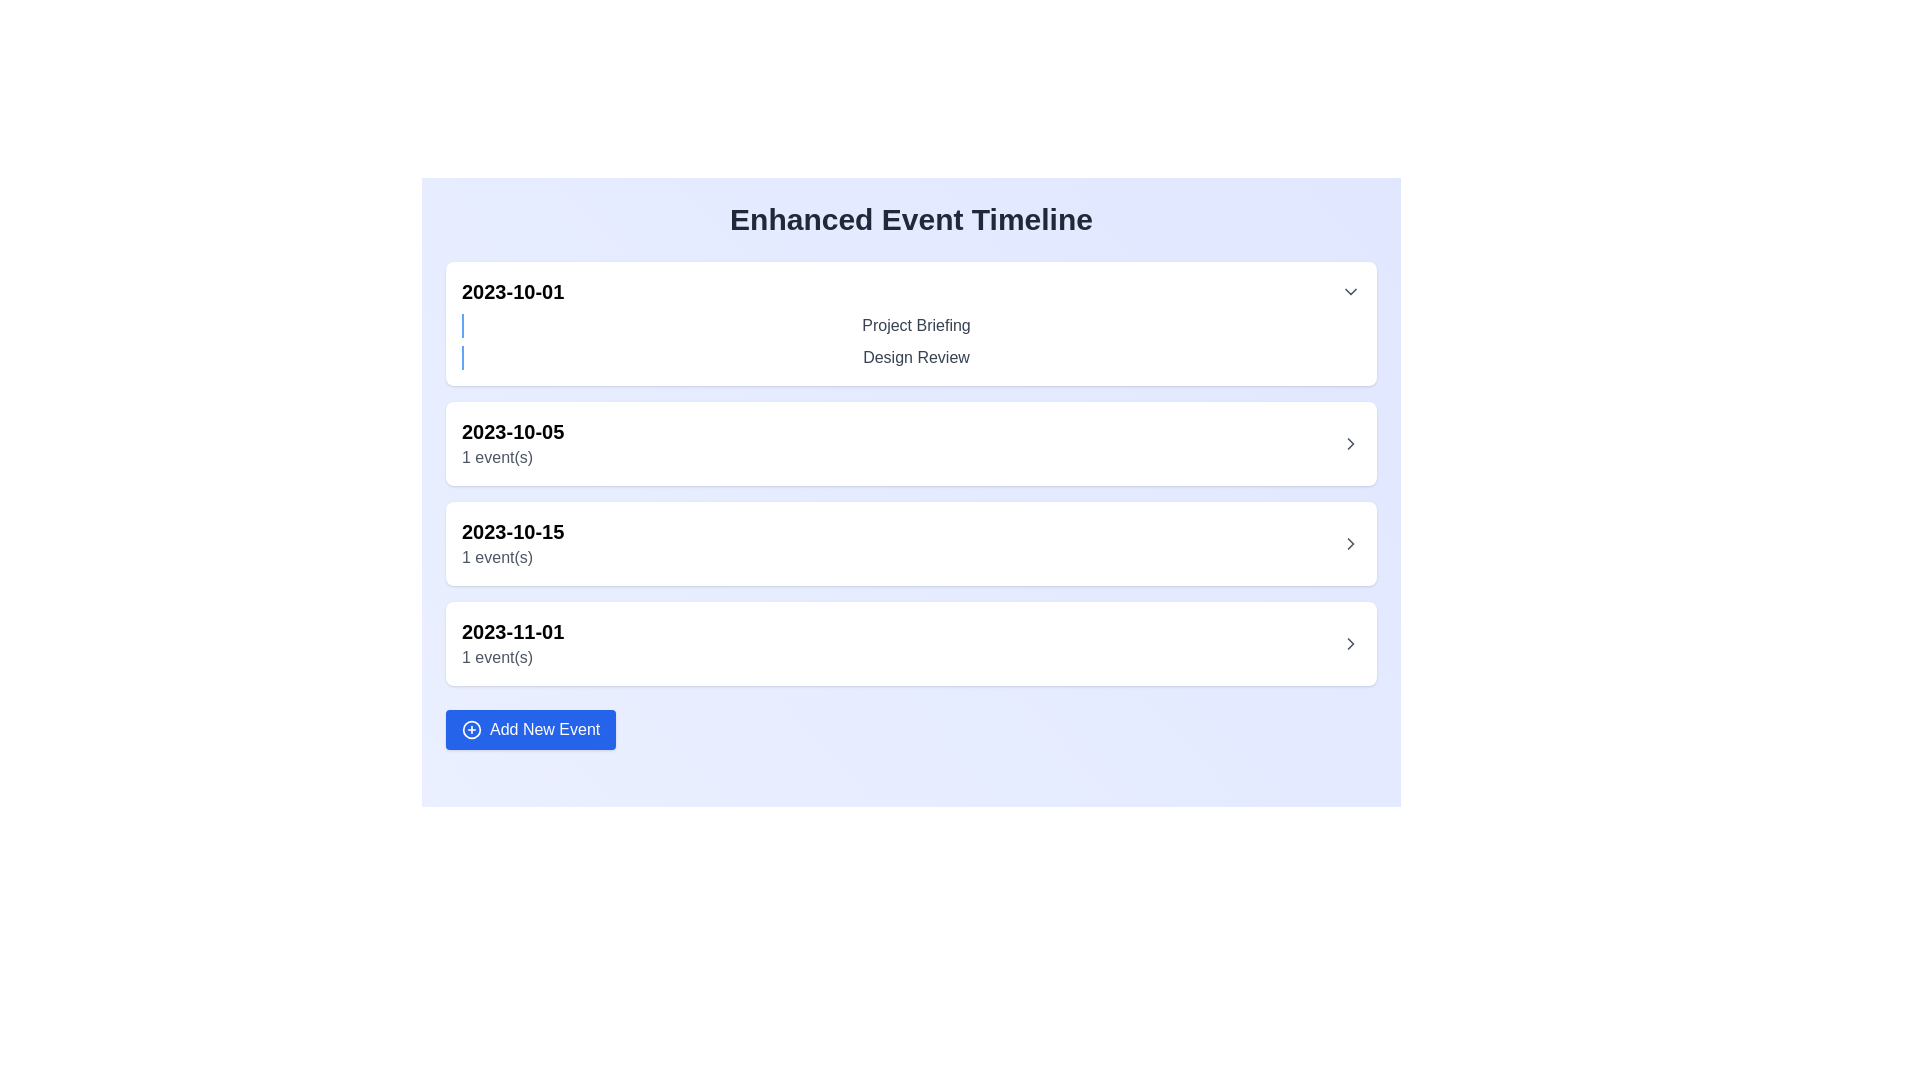  Describe the element at coordinates (1350, 543) in the screenshot. I see `the chevron icon that indicates the timeline entry for '2023-10-15', located on the far right of the entry` at that location.